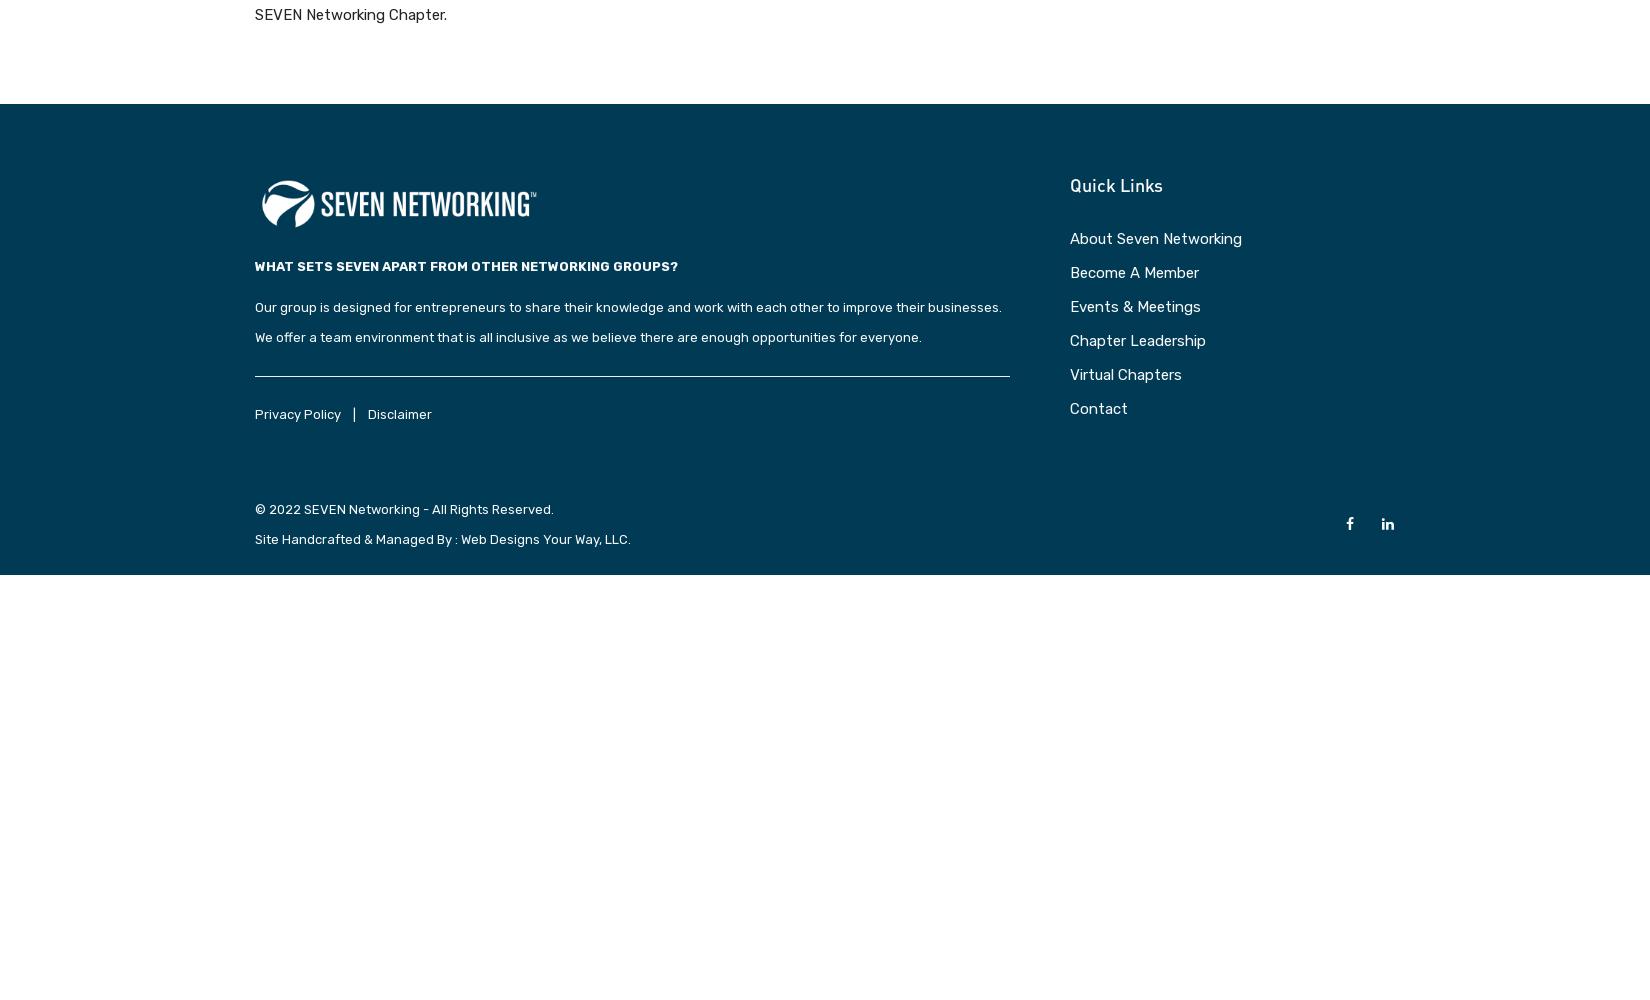  What do you see at coordinates (465, 265) in the screenshot?
I see `'WHAT SETS SEVEN APART FROM OTHER NETWORKING GROUPS?'` at bounding box center [465, 265].